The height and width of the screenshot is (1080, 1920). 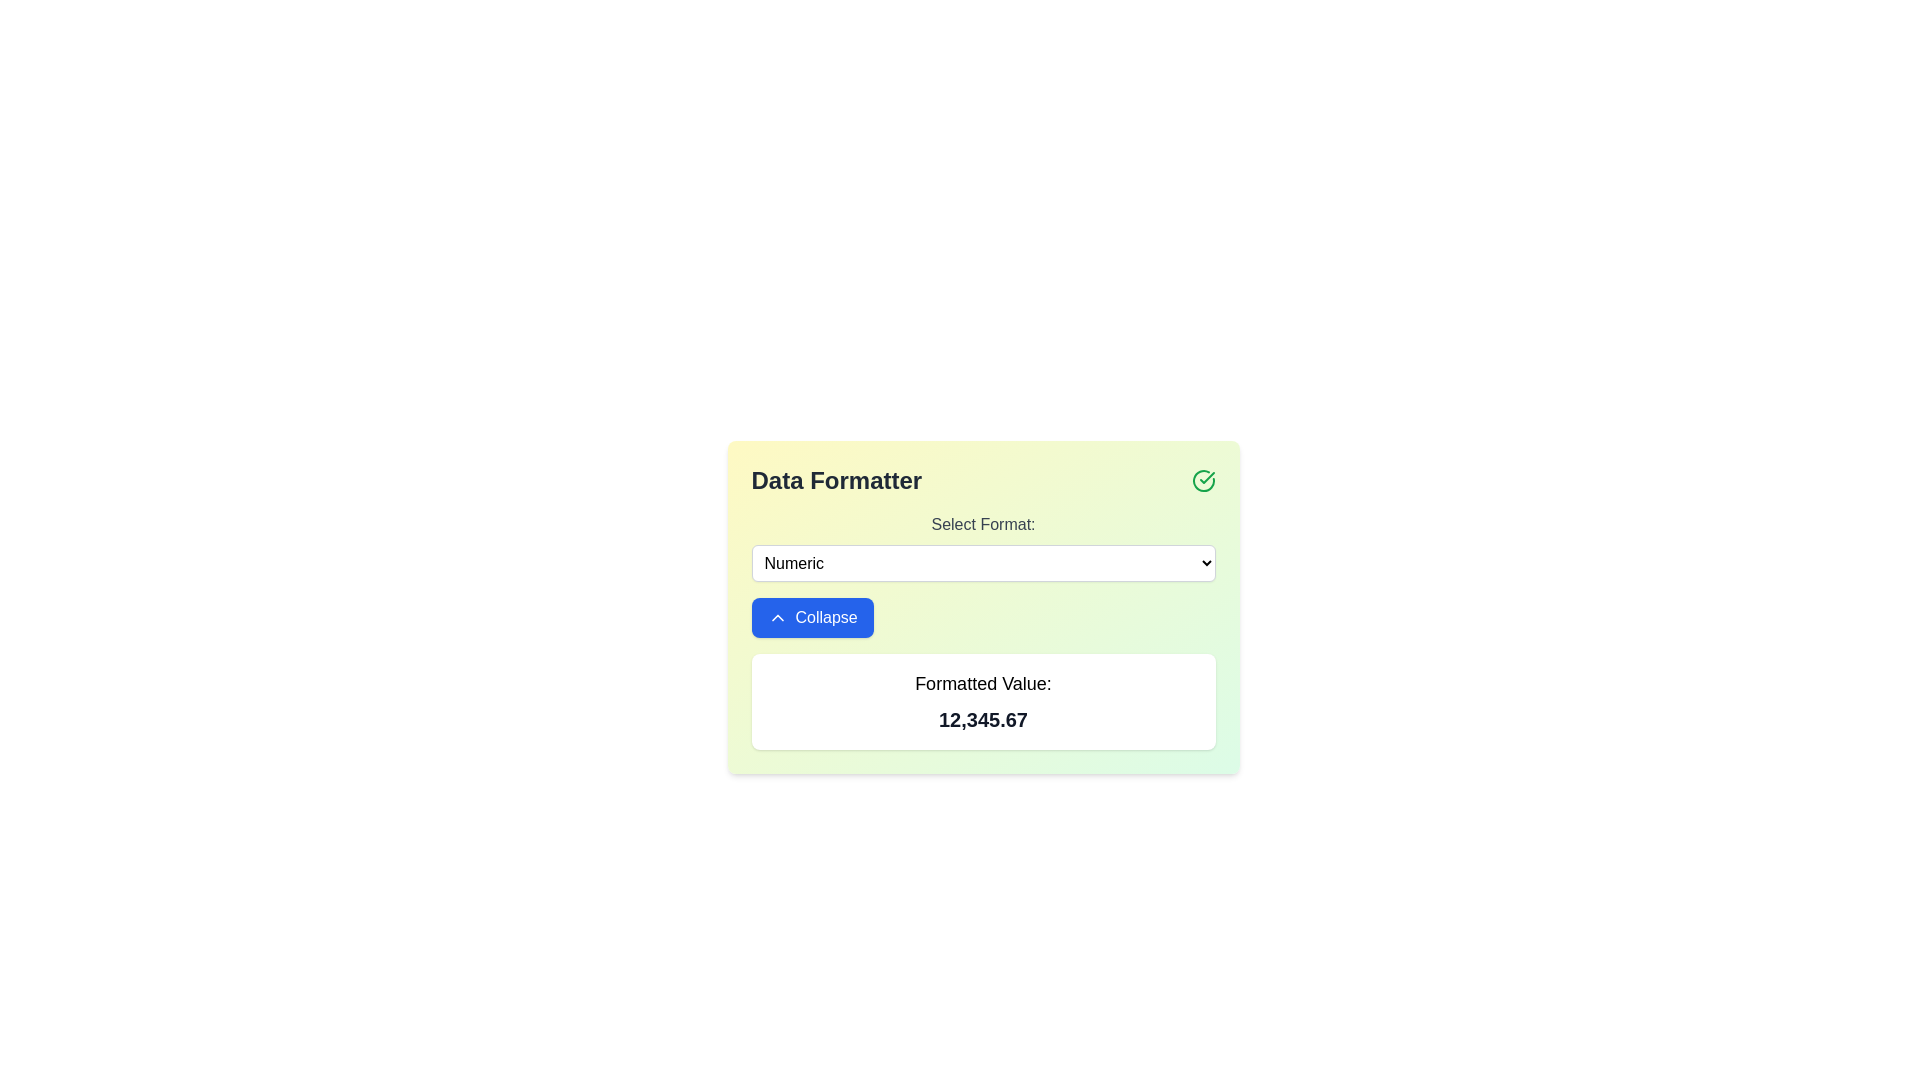 I want to click on the descriptive label for the dropdown menu in the 'Data Formatter' section, located directly above the 'Numeric' dropdown, so click(x=983, y=523).